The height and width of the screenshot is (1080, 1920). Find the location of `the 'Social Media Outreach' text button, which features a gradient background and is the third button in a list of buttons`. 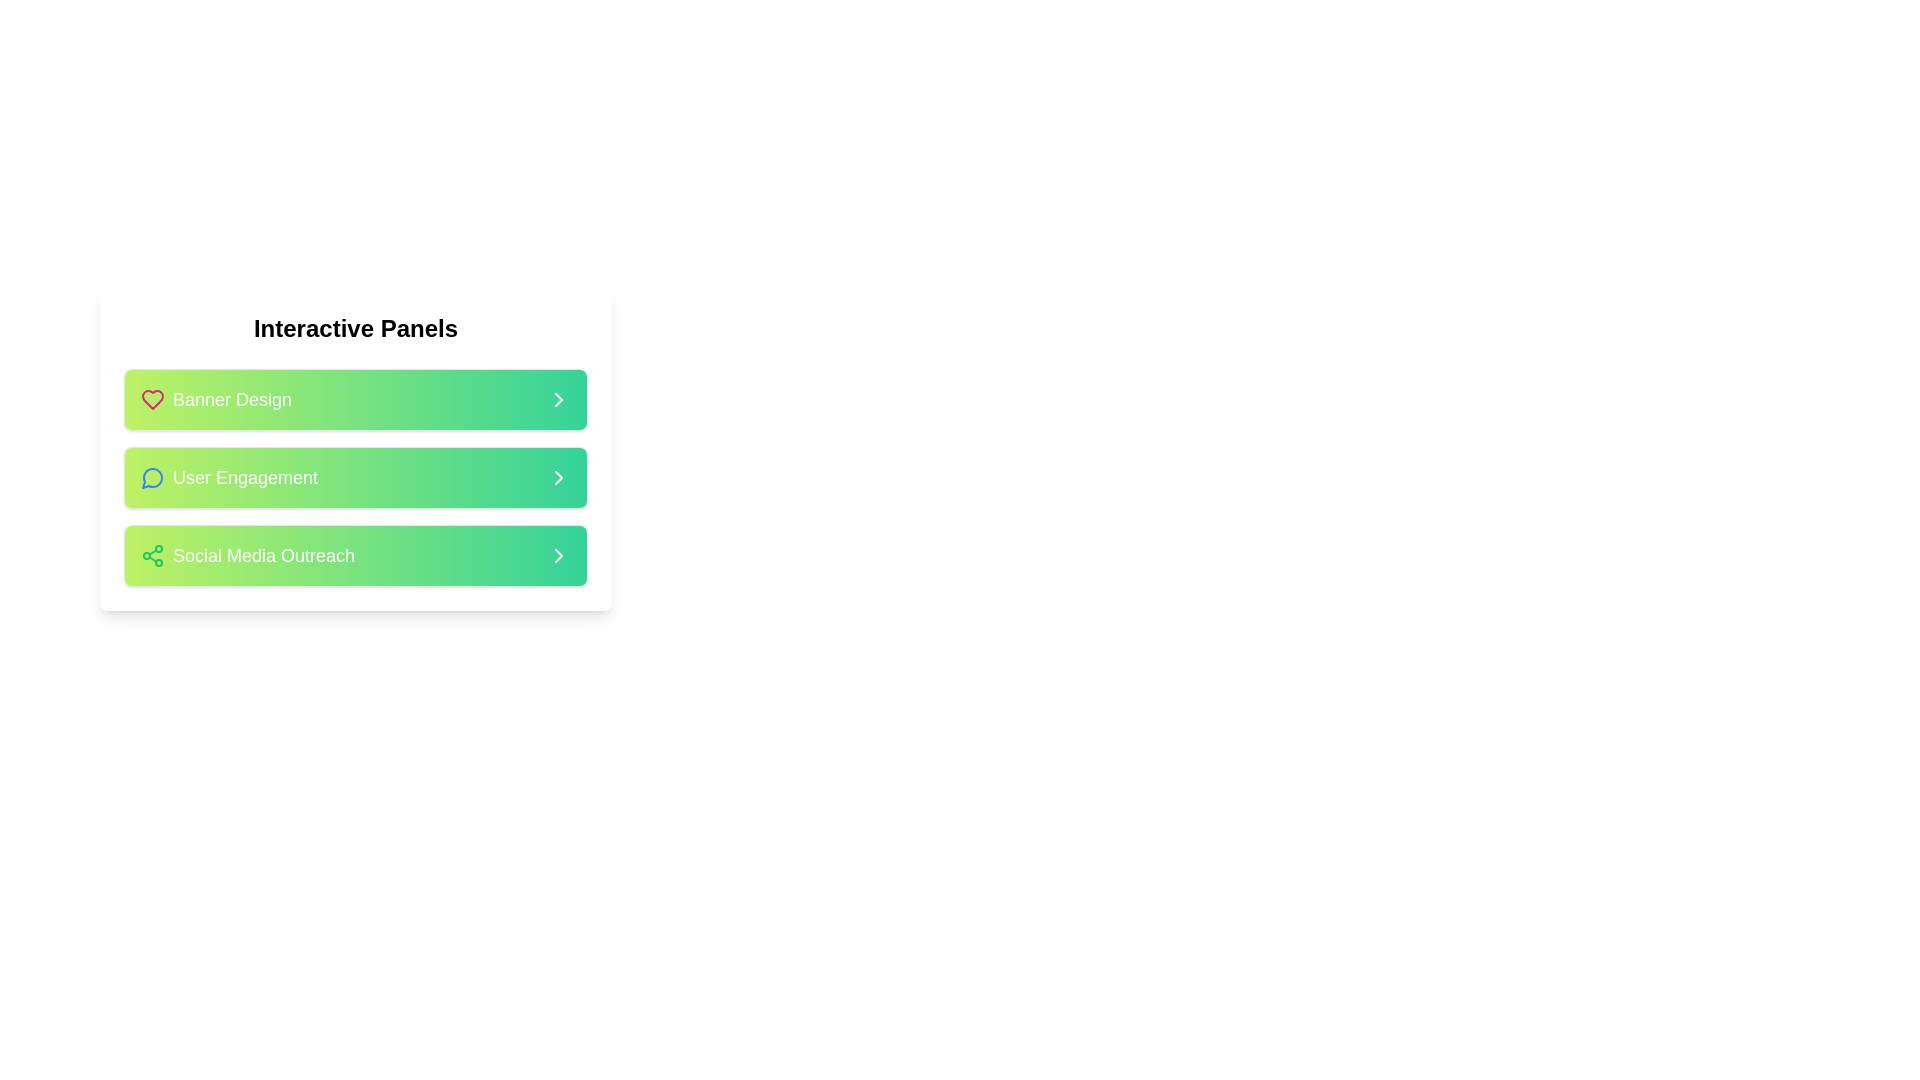

the 'Social Media Outreach' text button, which features a gradient background and is the third button in a list of buttons is located at coordinates (247, 555).